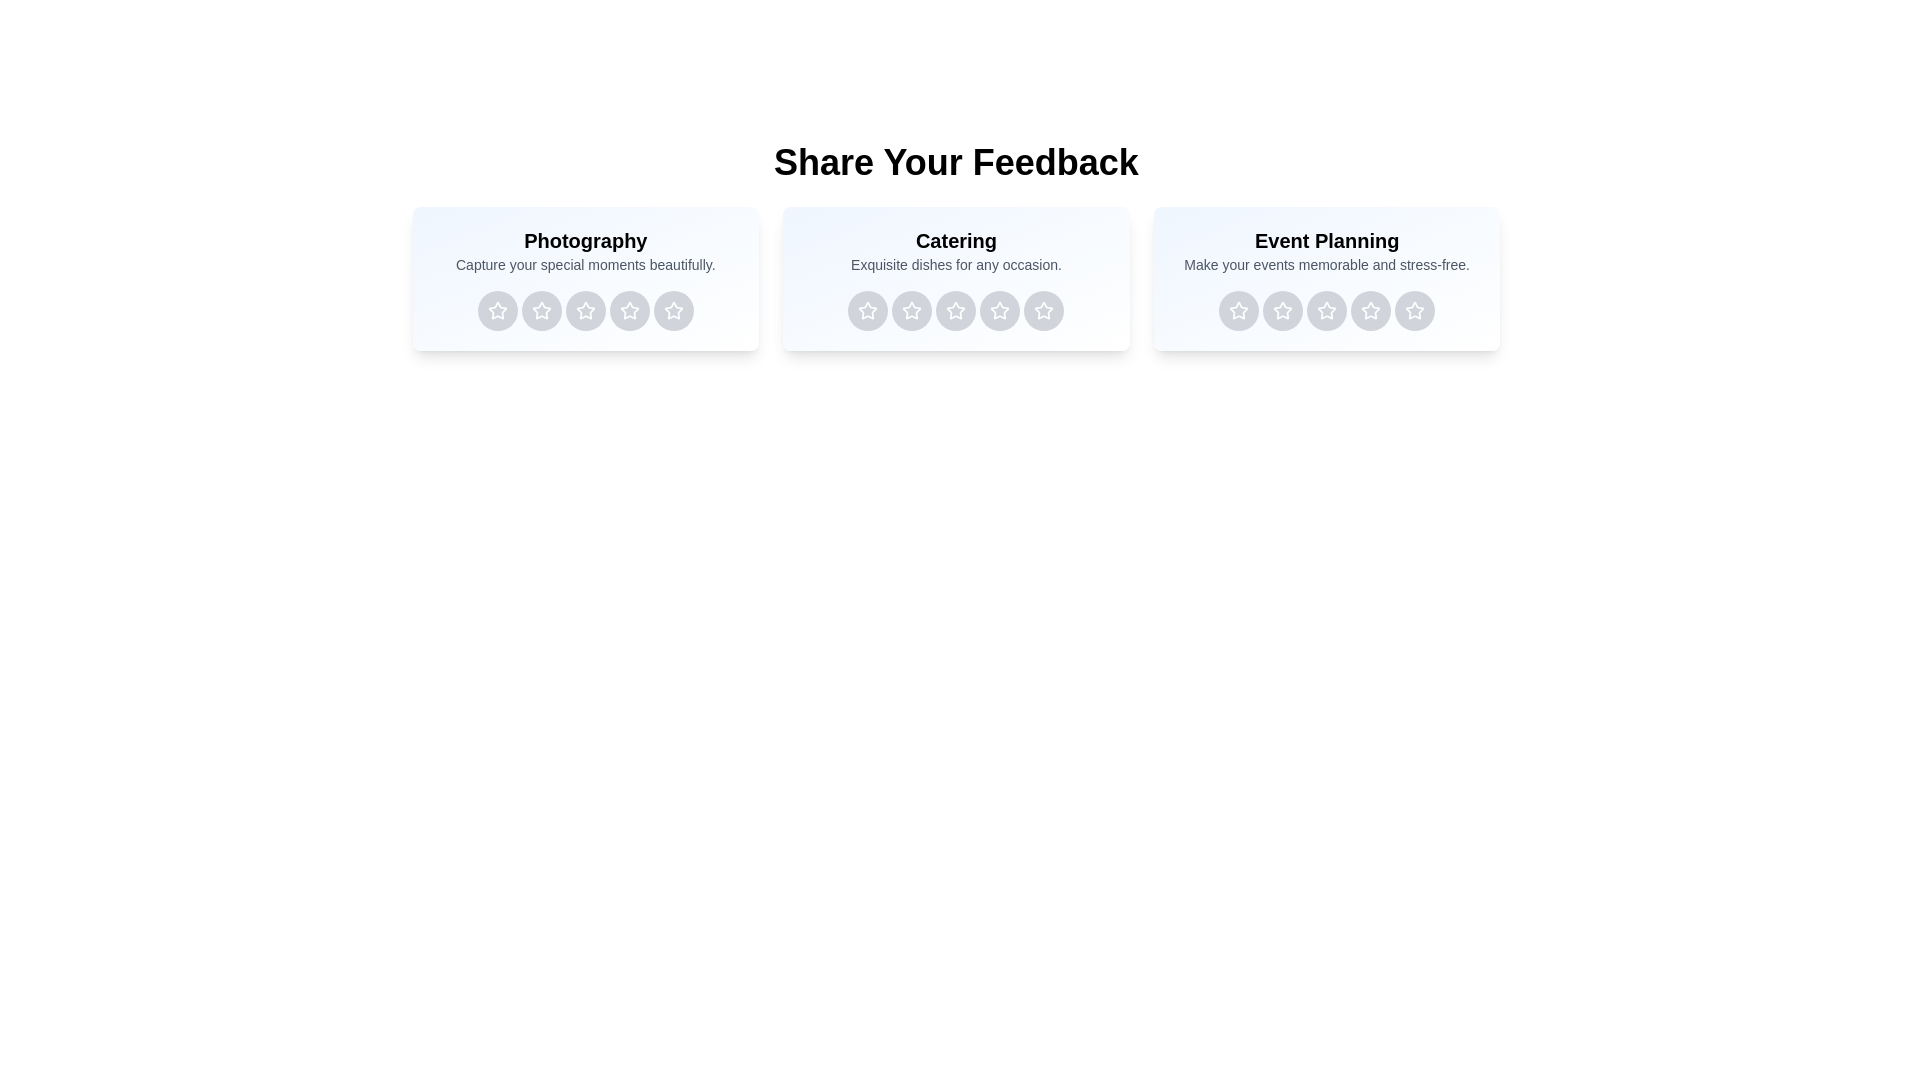  Describe the element at coordinates (954, 311) in the screenshot. I see `the rating button for Catering service with 3 stars` at that location.